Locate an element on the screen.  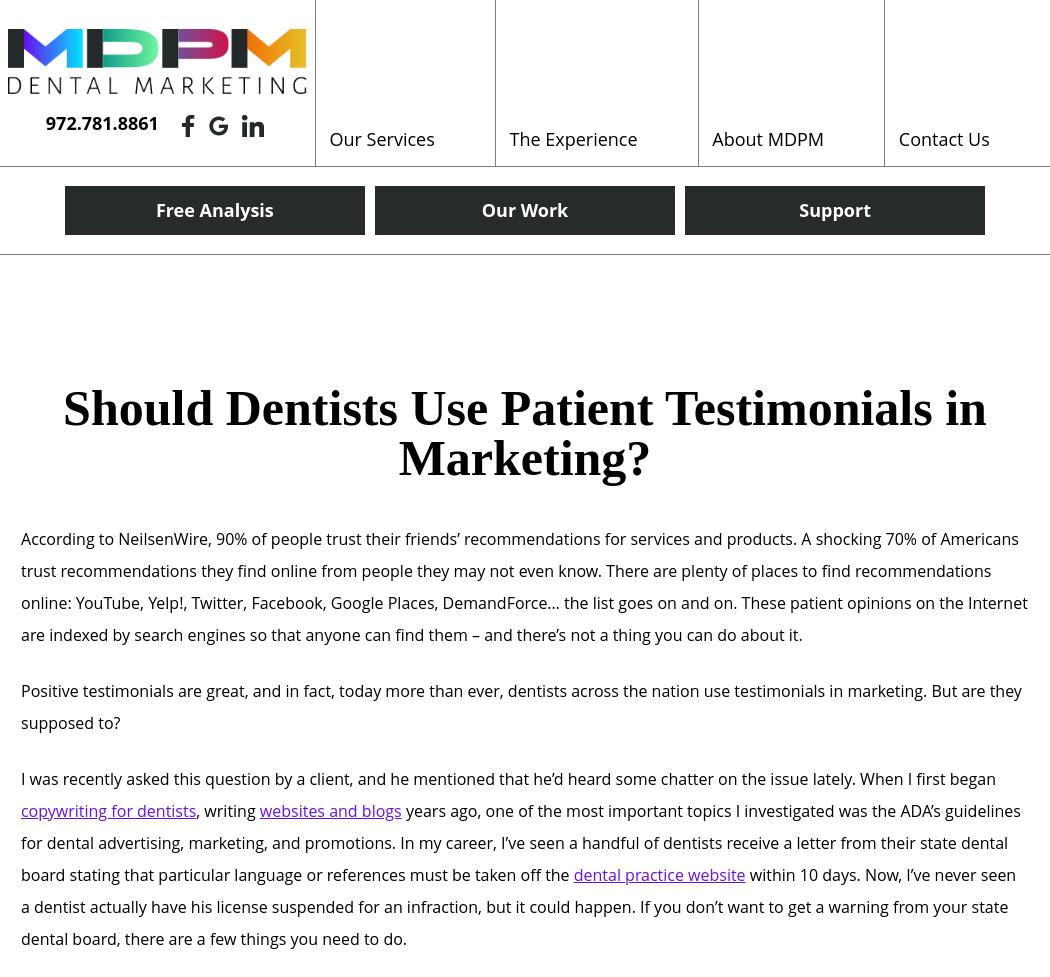
'Our Services' is located at coordinates (381, 137).